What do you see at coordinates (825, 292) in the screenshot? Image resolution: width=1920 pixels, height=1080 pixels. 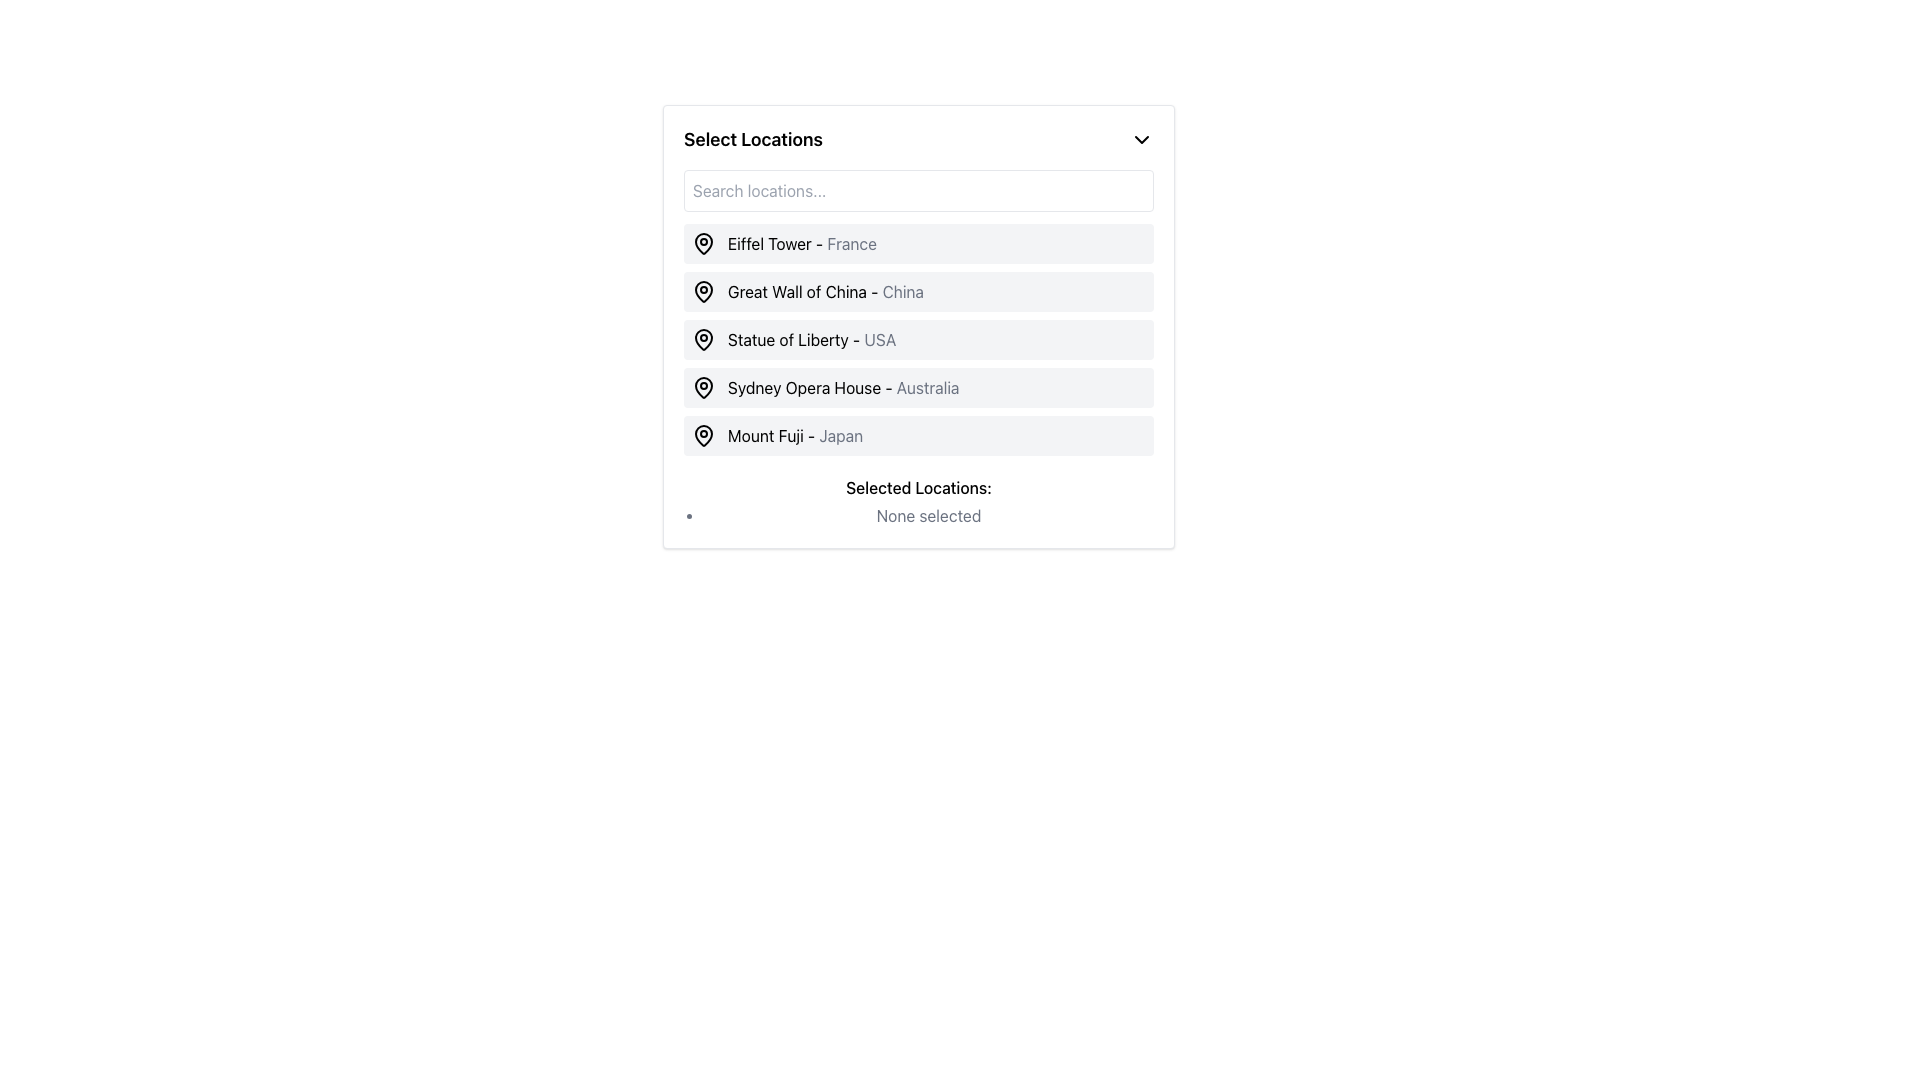 I see `the text 'Great Wall of China - China' in the second row of the location dropdown list` at bounding box center [825, 292].